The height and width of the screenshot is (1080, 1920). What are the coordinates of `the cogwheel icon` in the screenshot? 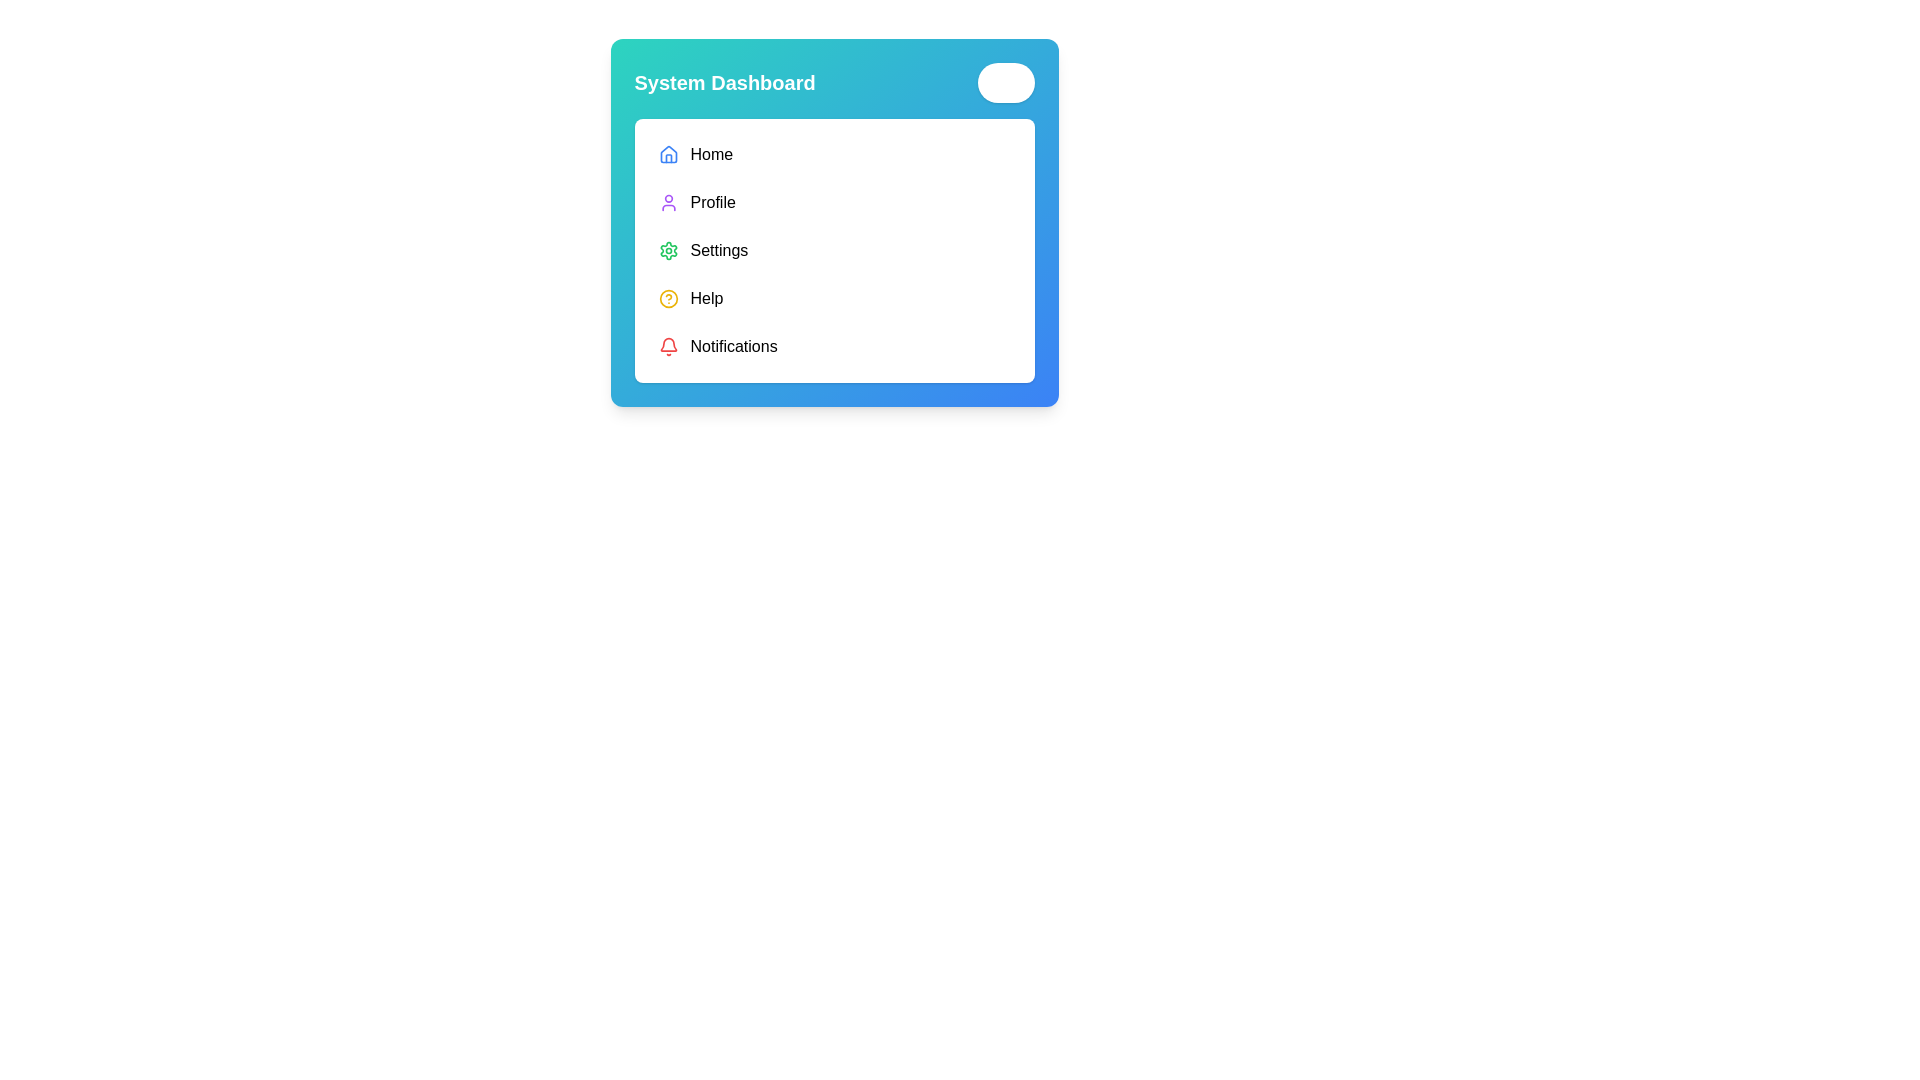 It's located at (668, 249).